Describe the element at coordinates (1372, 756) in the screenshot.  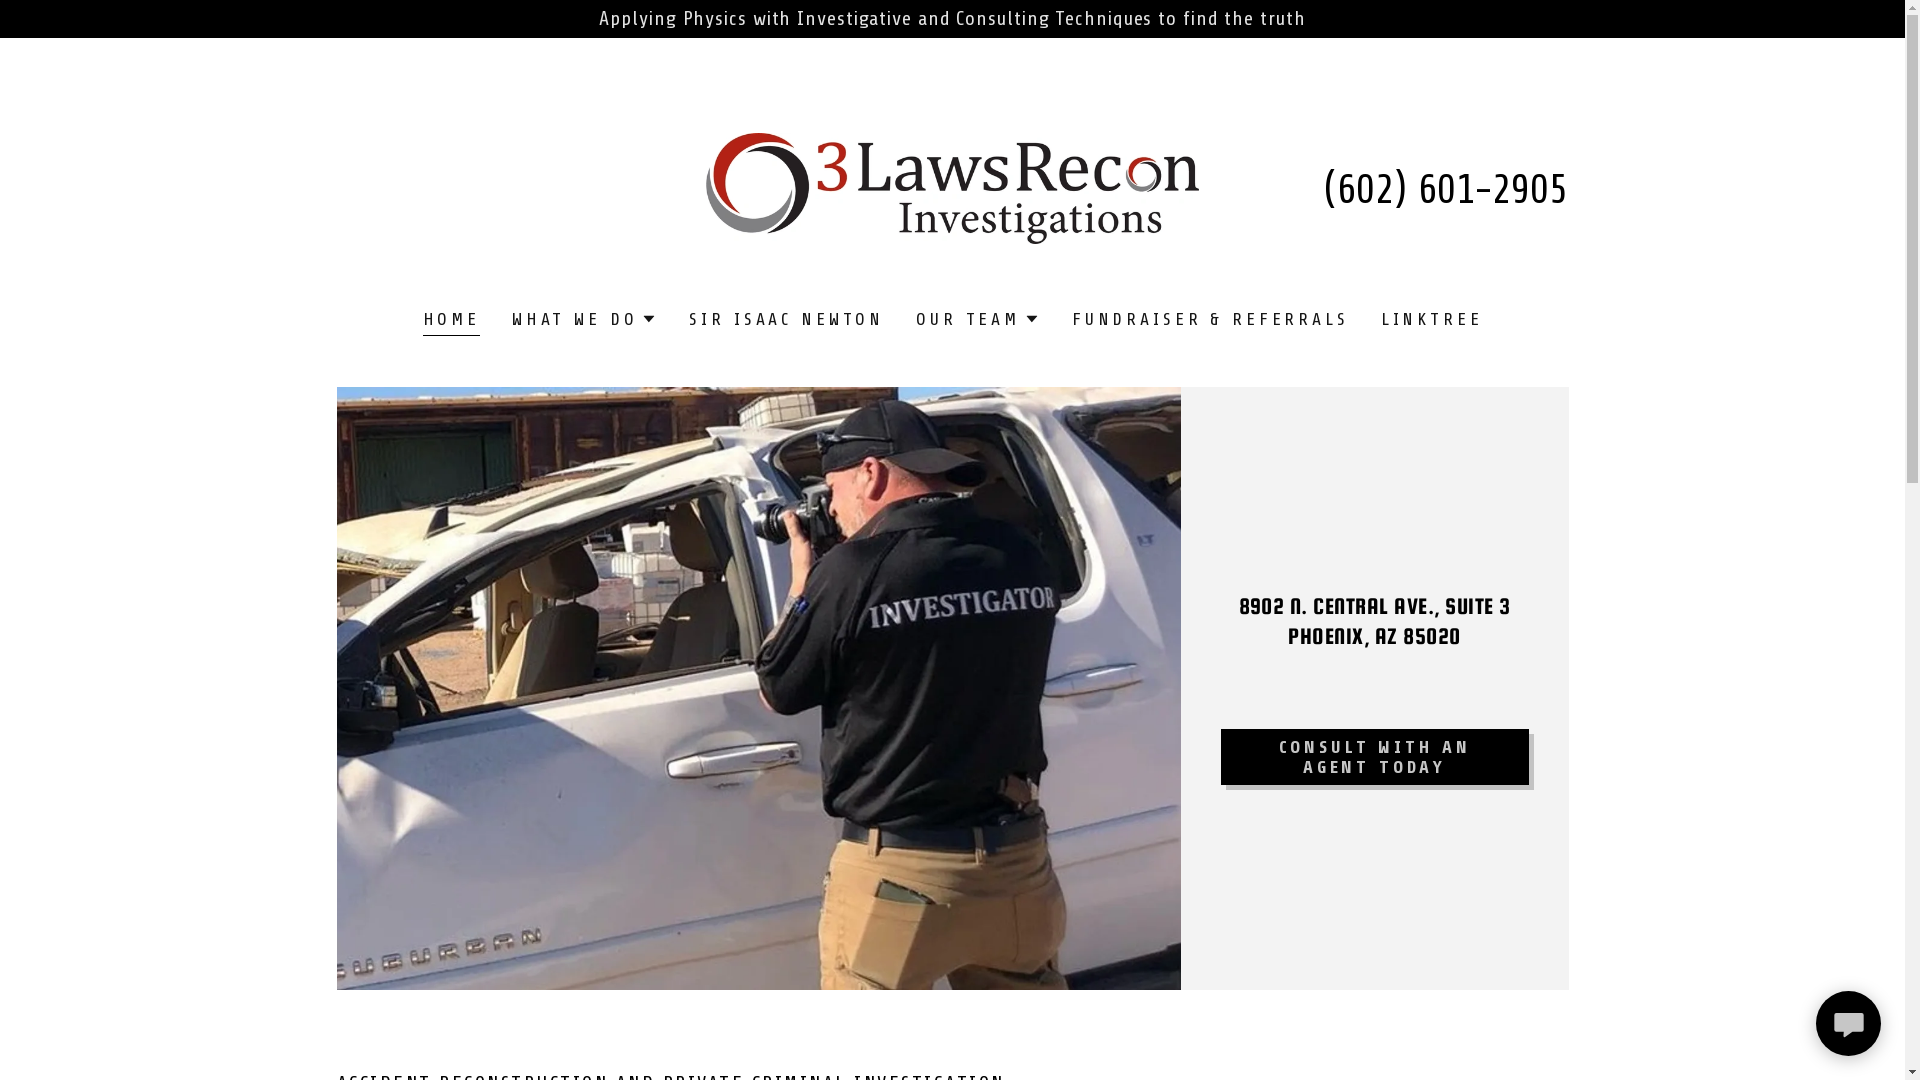
I see `'CONSULT WITH AN AGENT TODAY'` at that location.